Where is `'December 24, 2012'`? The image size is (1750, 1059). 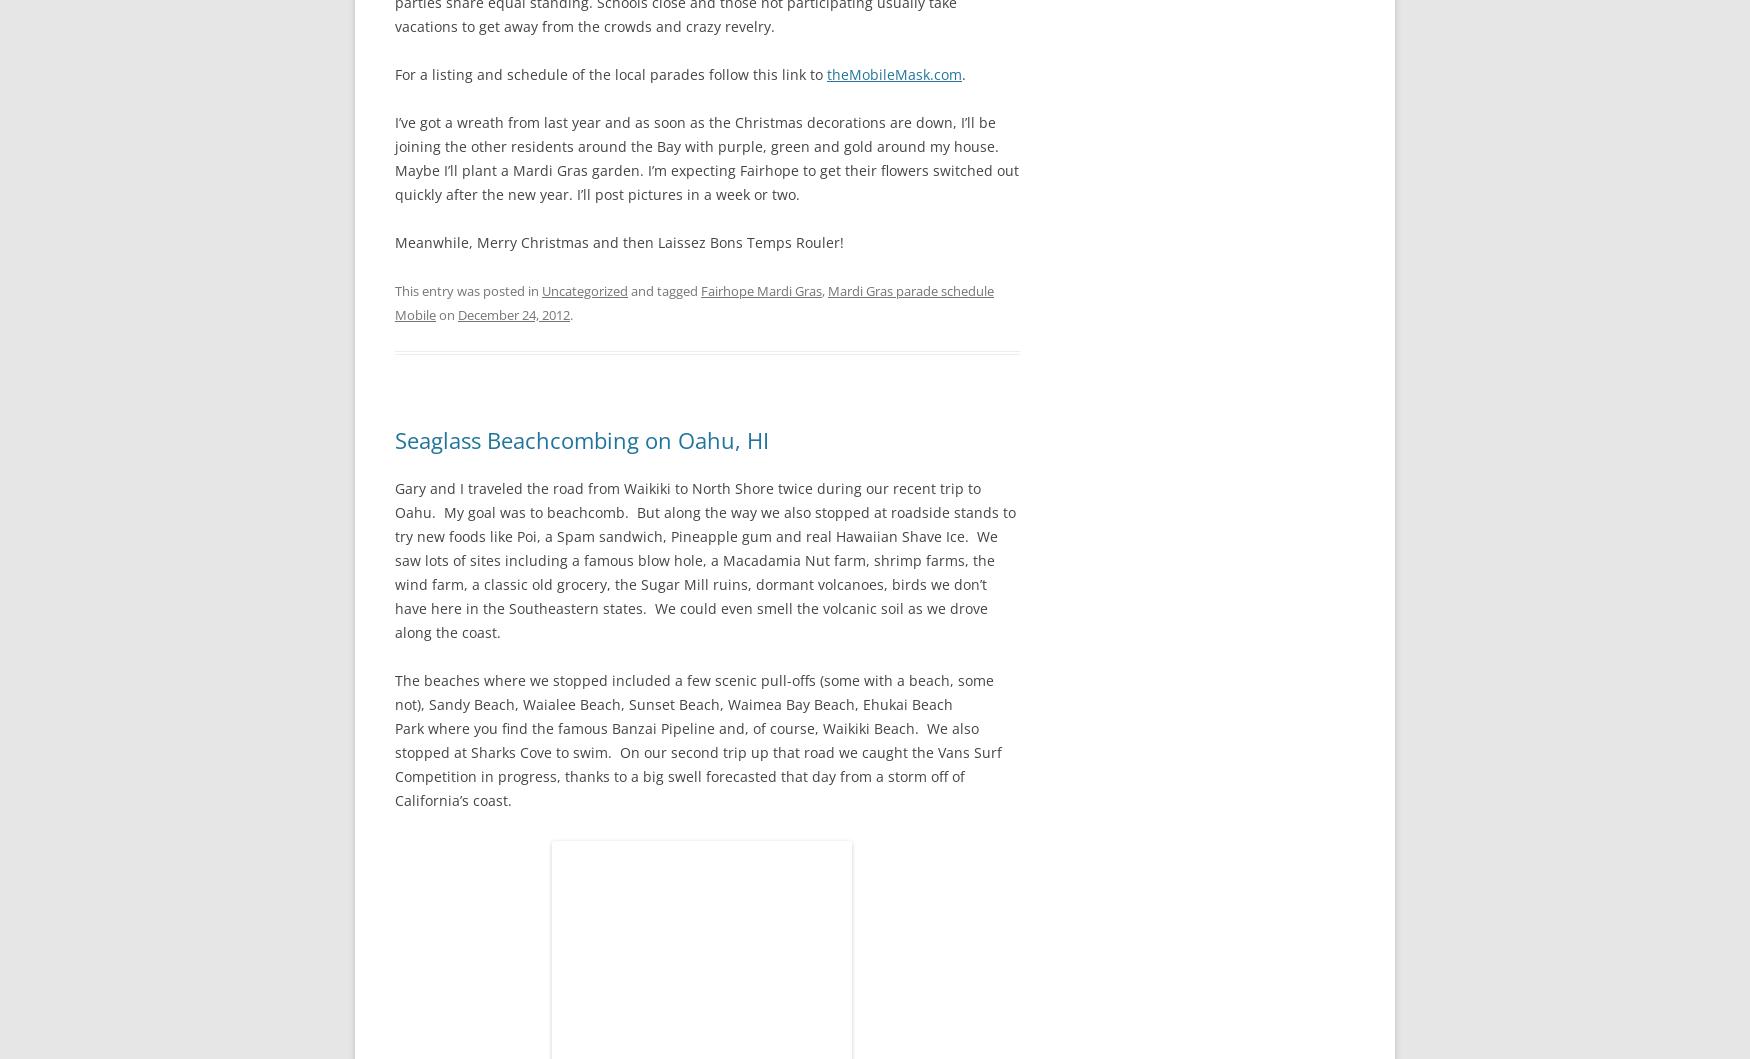 'December 24, 2012' is located at coordinates (512, 313).